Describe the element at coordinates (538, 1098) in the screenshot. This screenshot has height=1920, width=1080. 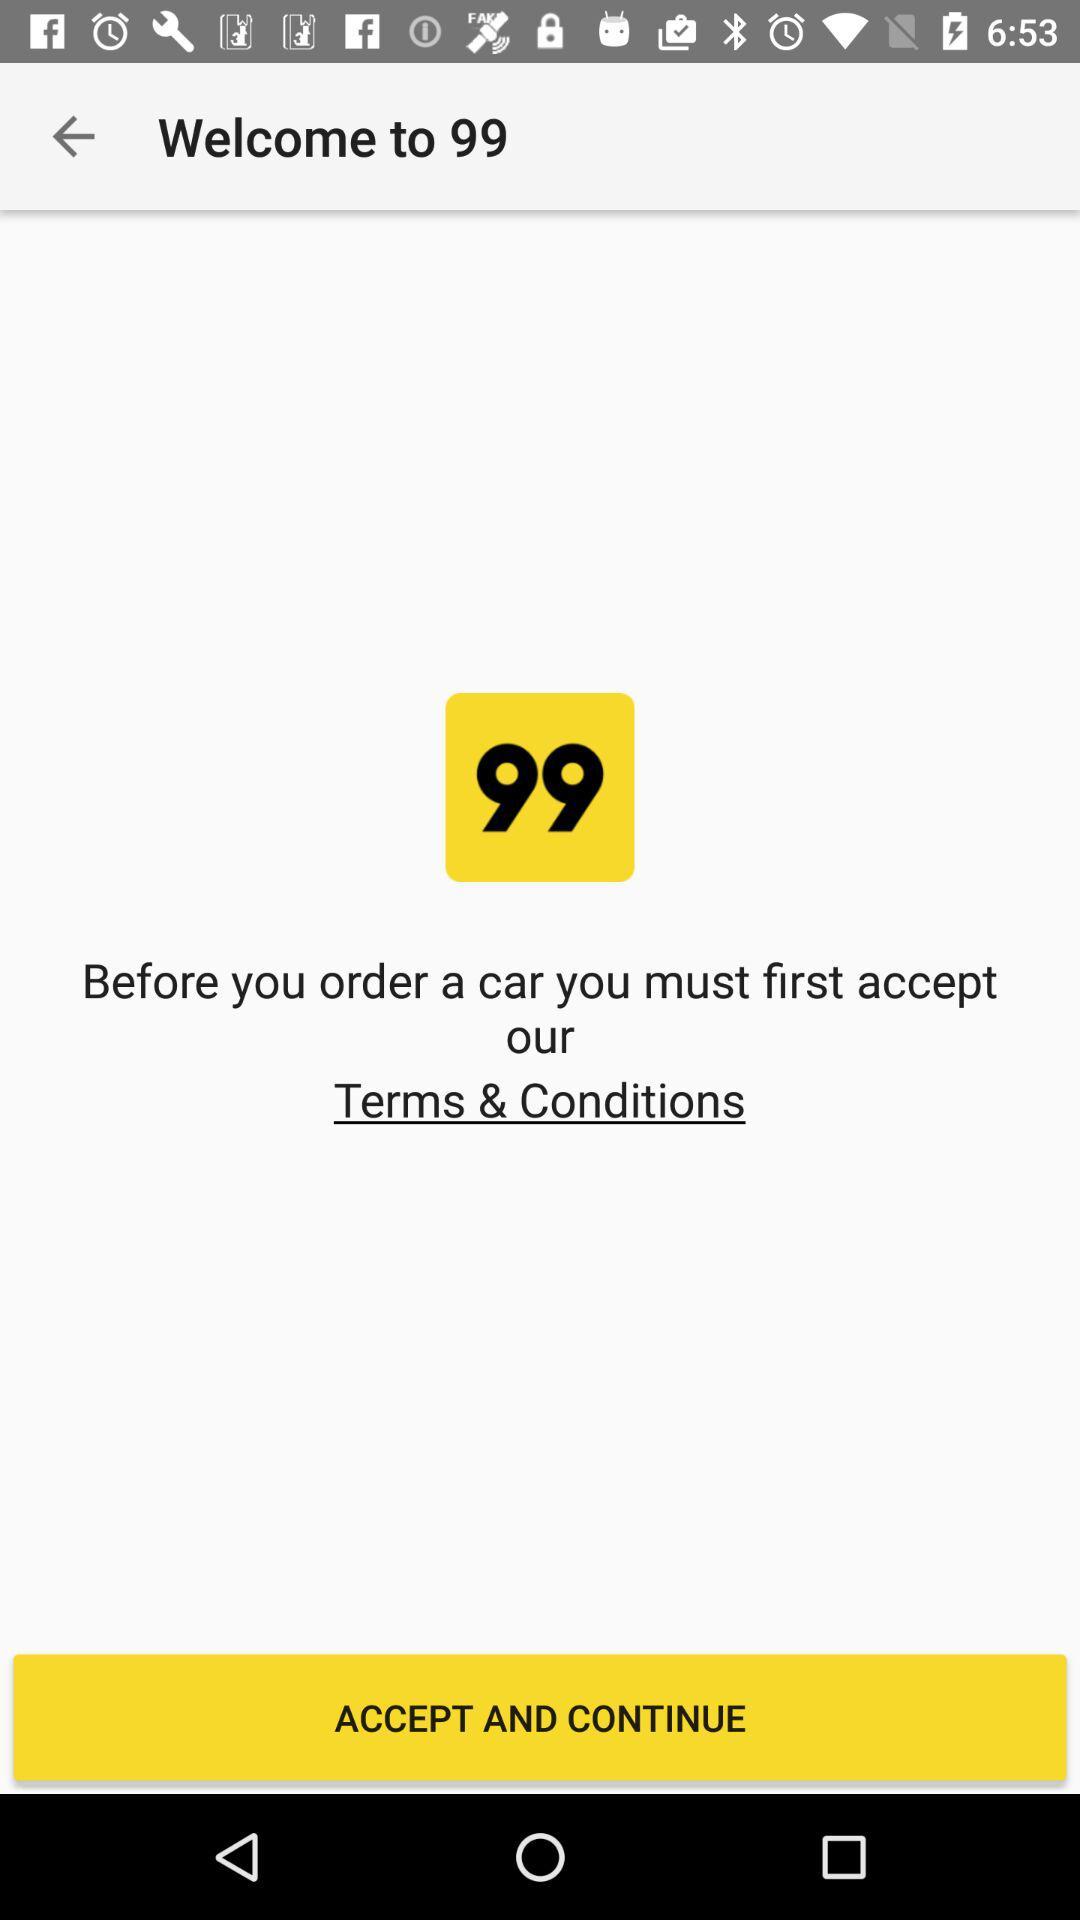
I see `terms & conditions item` at that location.